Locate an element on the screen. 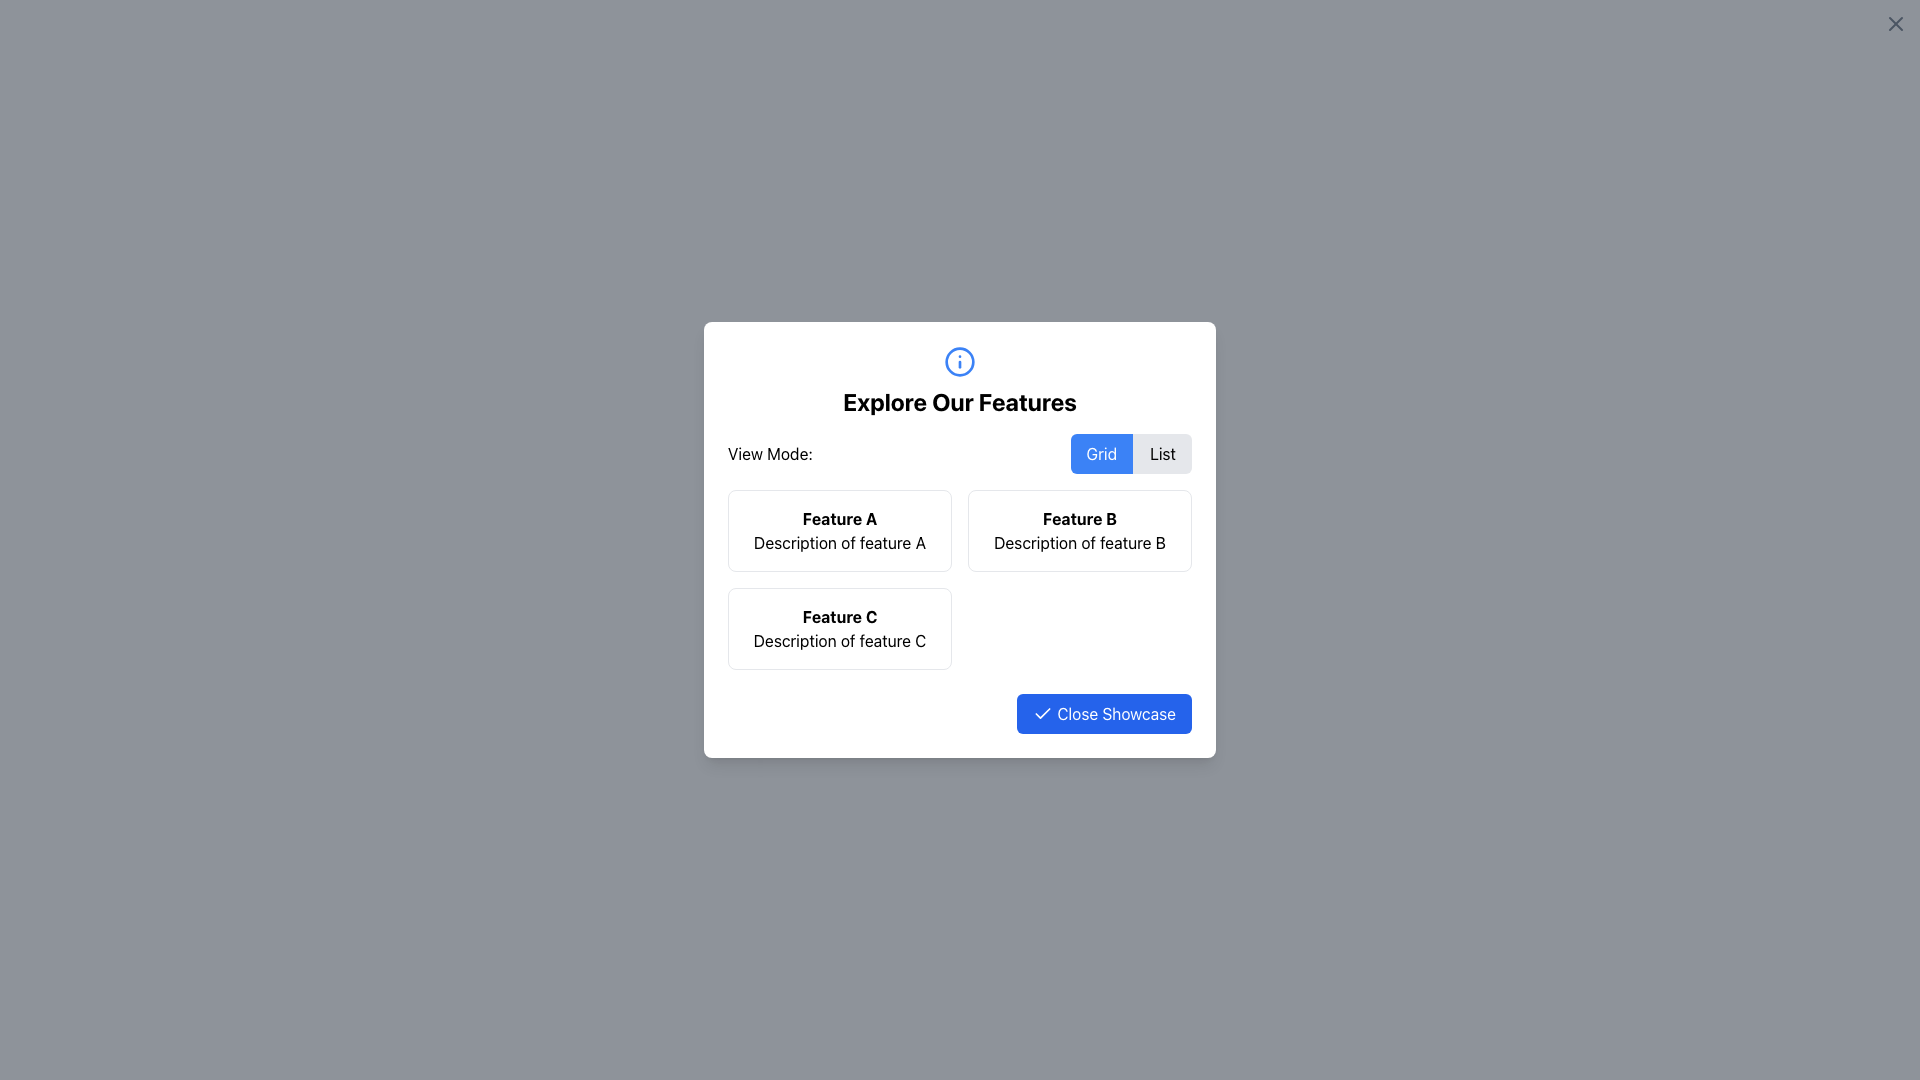  the Information card that describes 'Feature C', located in the lower-left corner of the two-column grid structure, positioned after 'Feature A' and below 'Feature B' is located at coordinates (840, 627).